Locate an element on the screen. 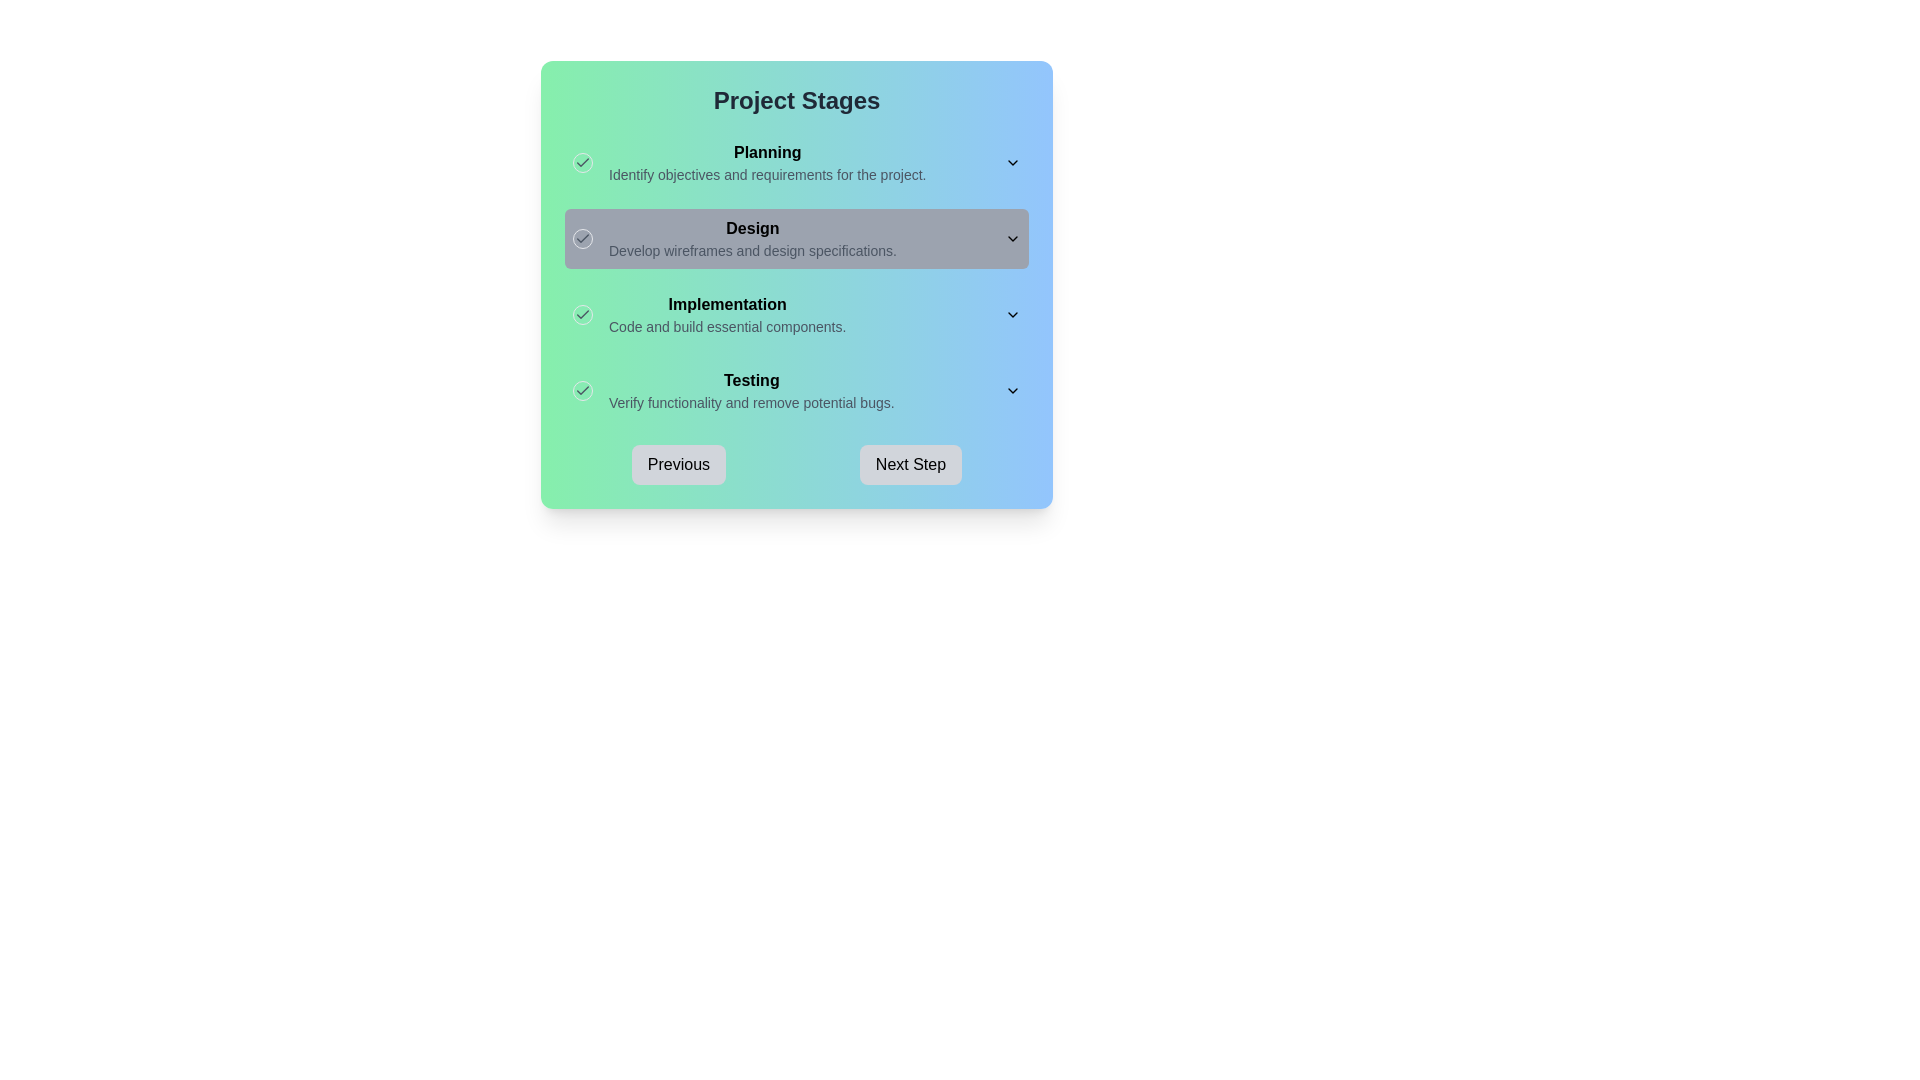 The image size is (1920, 1080). the chevron-down icon, which is a minimalist black arrow indicating a dropdown menu, located near the right edge and aligned with the 'Testing' section label is located at coordinates (1012, 390).